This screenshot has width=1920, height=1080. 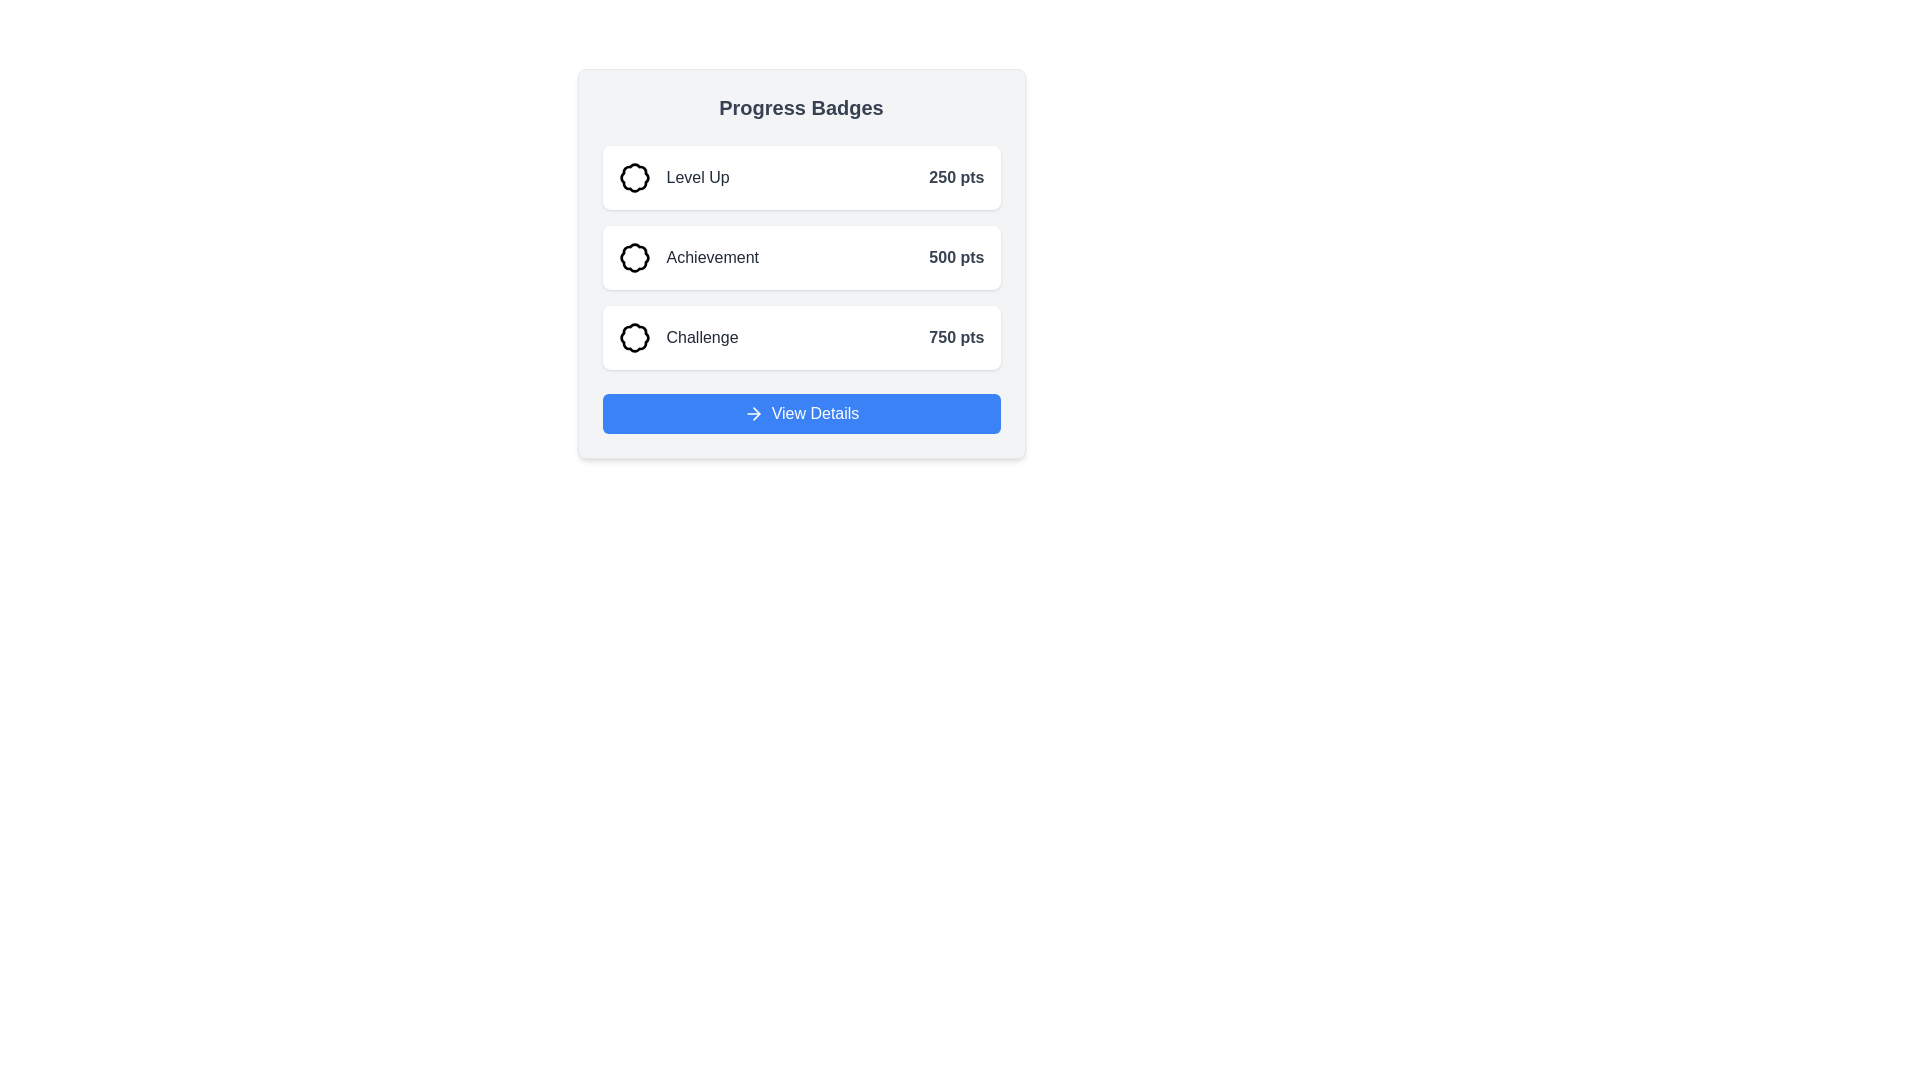 What do you see at coordinates (815, 412) in the screenshot?
I see `the 'View Details' button, which is located beneath the list of progress badges and aligned horizontally in the center of the panel` at bounding box center [815, 412].